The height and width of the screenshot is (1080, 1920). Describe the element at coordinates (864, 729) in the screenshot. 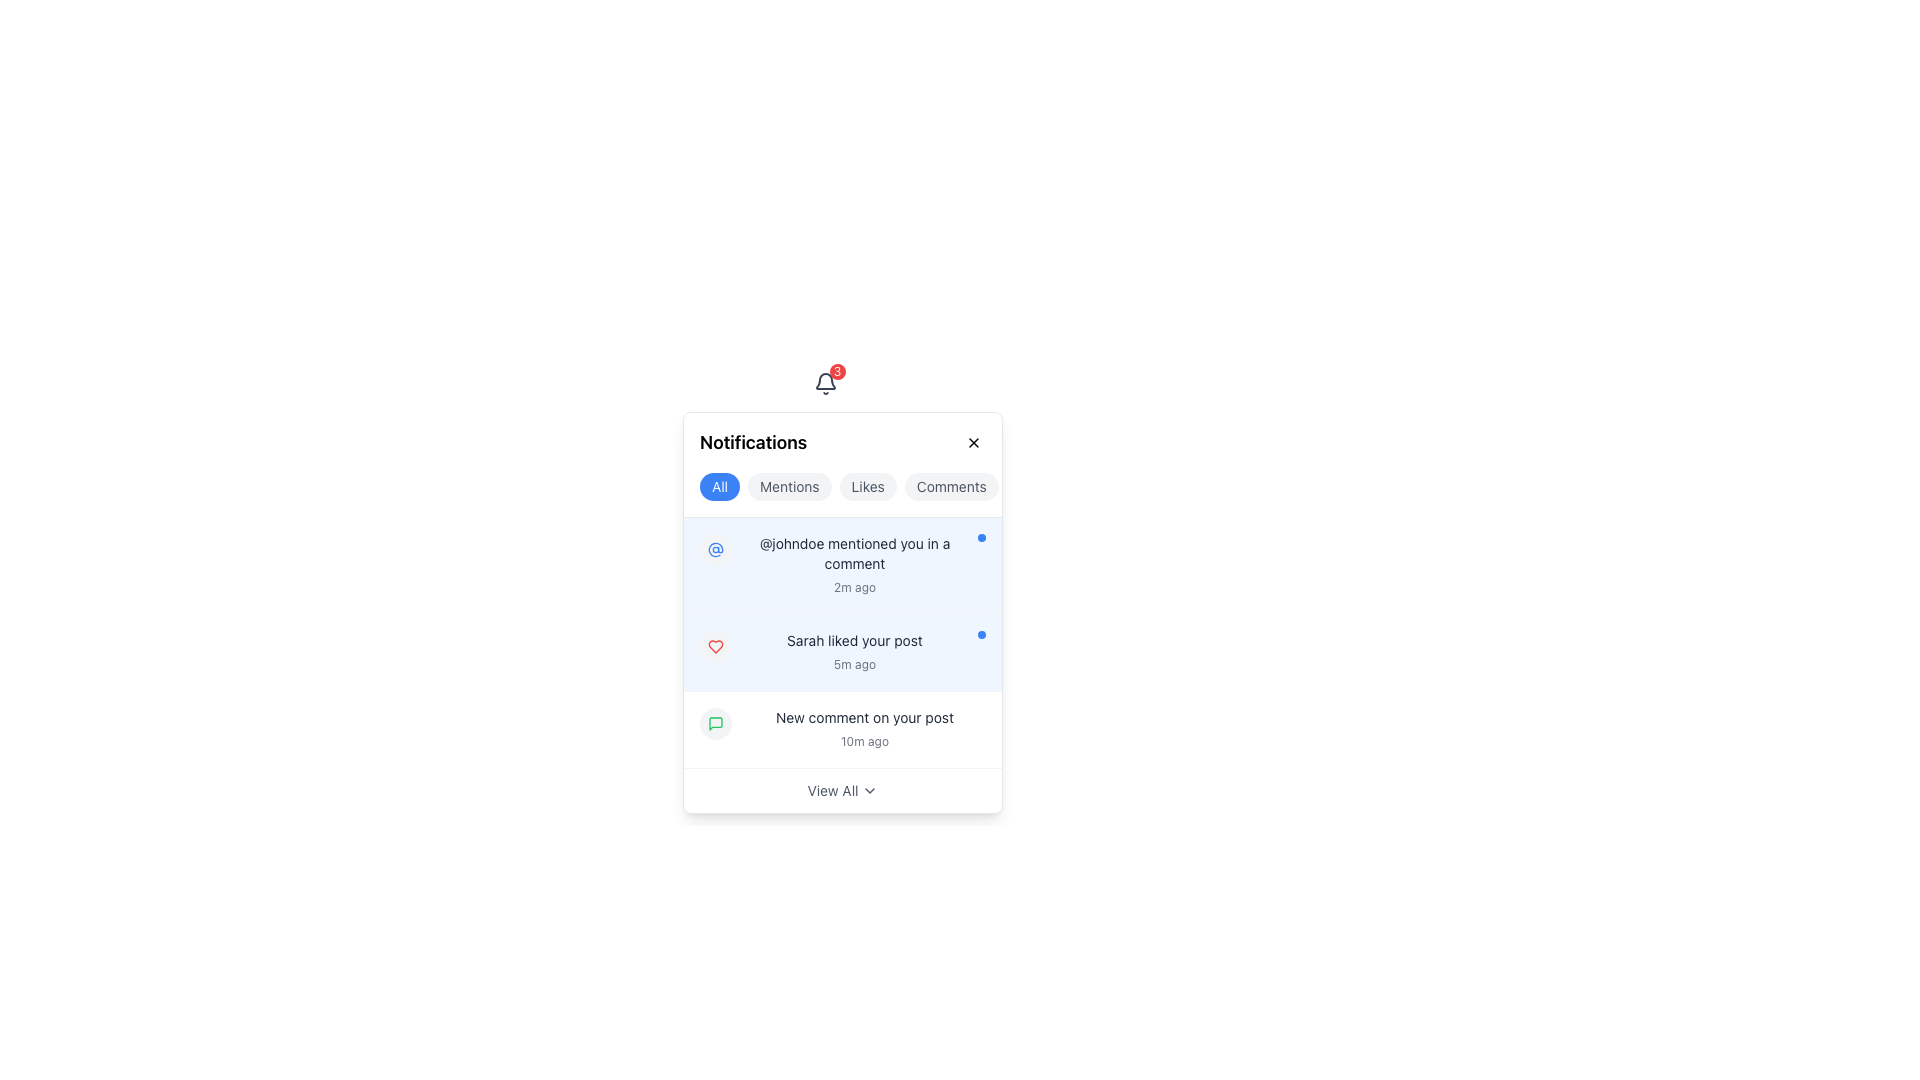

I see `the third notification in the Notifications list that displays 'New comment on your post'` at that location.